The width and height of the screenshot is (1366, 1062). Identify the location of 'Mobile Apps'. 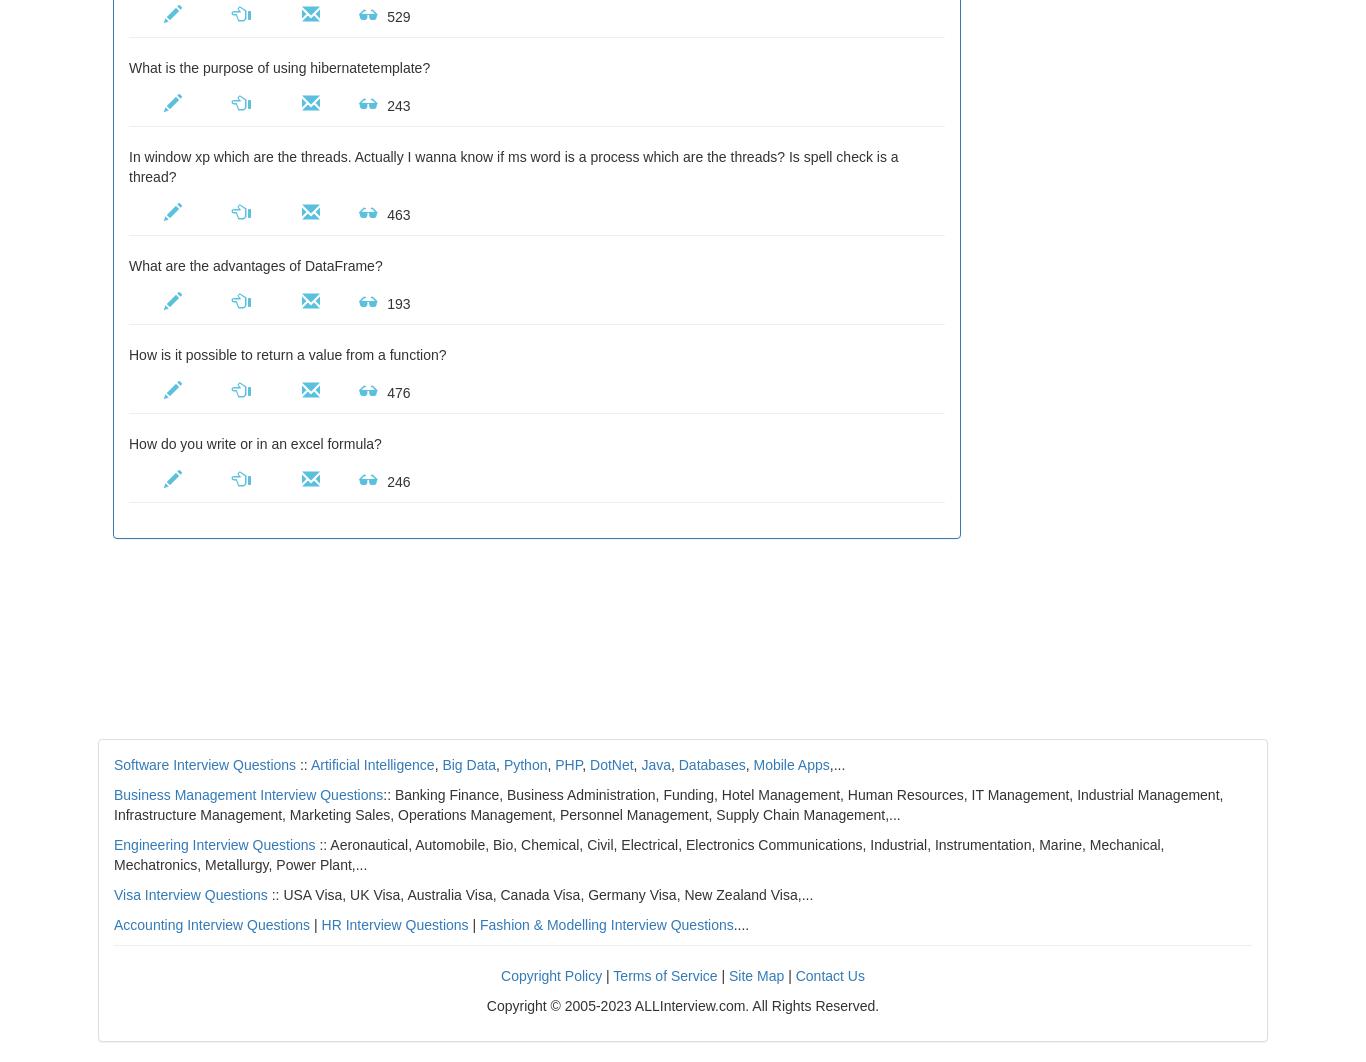
(752, 764).